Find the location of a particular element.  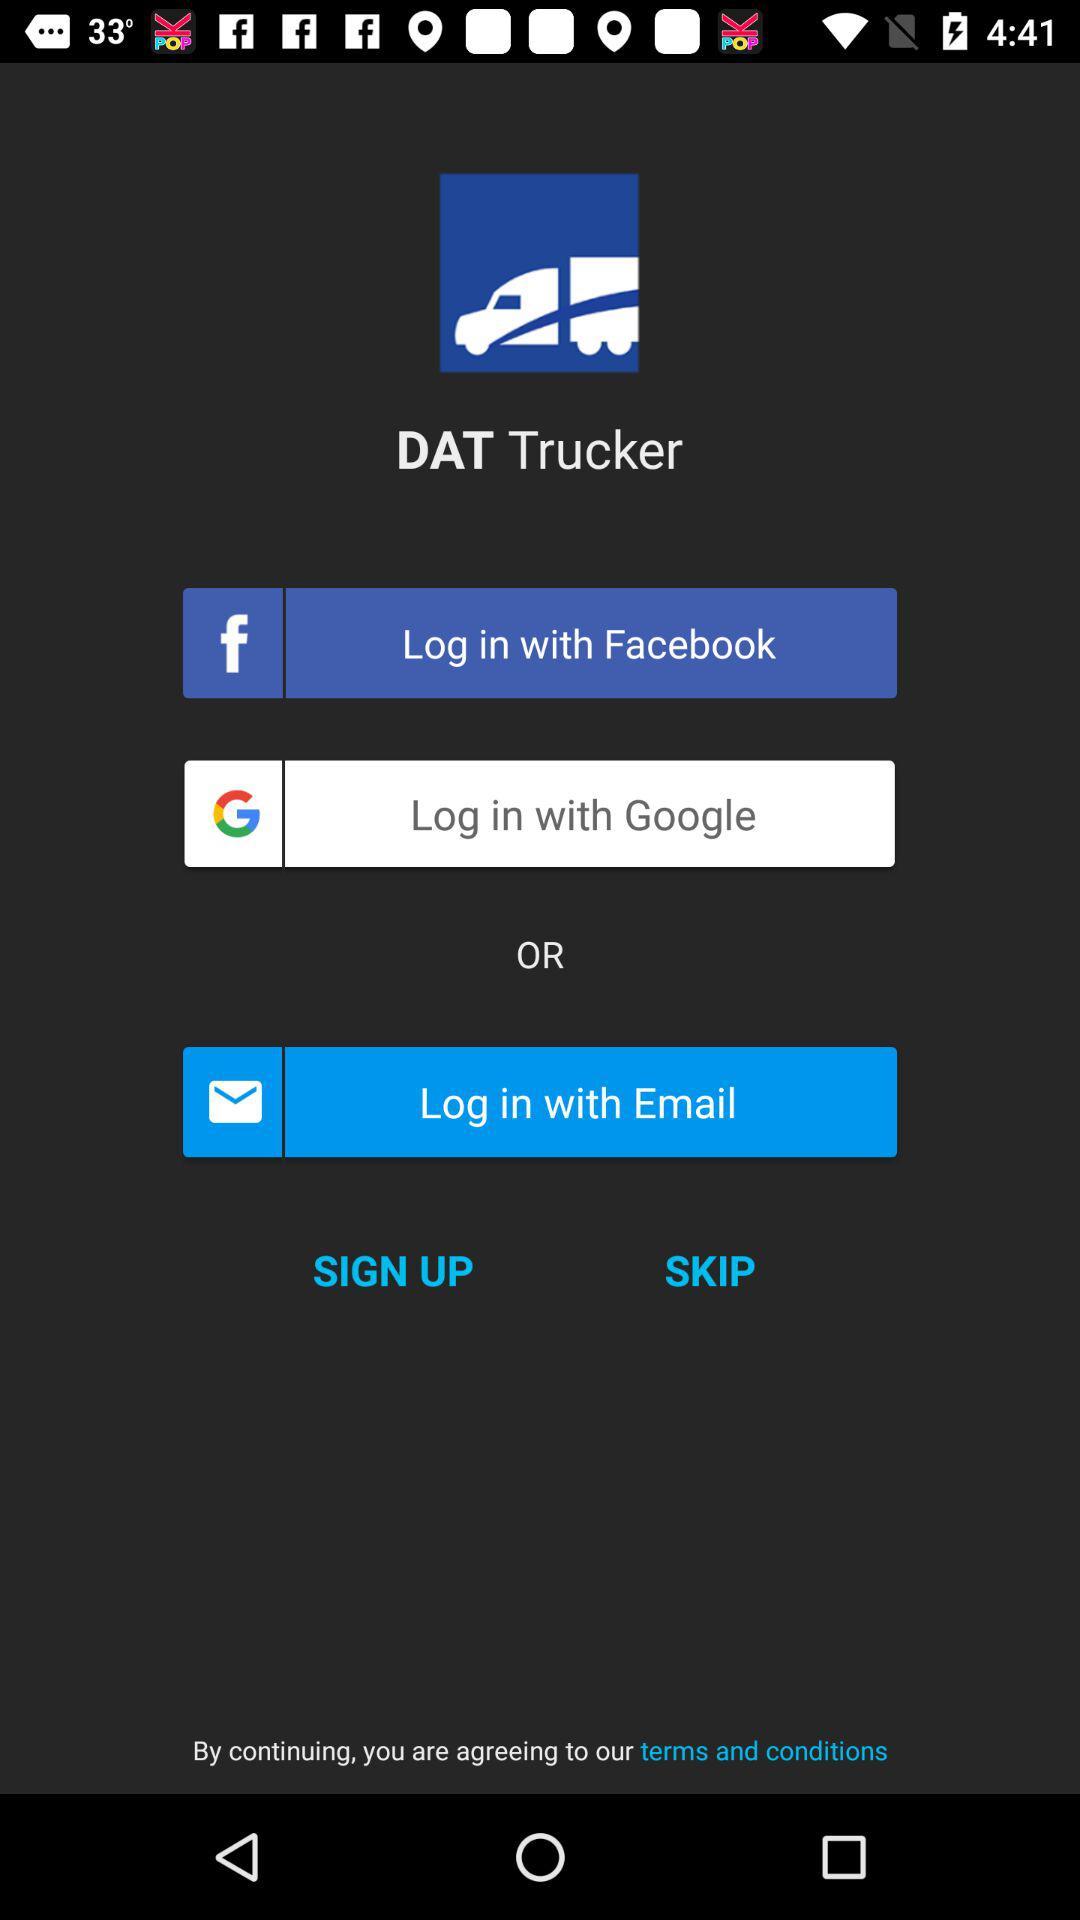

the or item is located at coordinates (540, 953).